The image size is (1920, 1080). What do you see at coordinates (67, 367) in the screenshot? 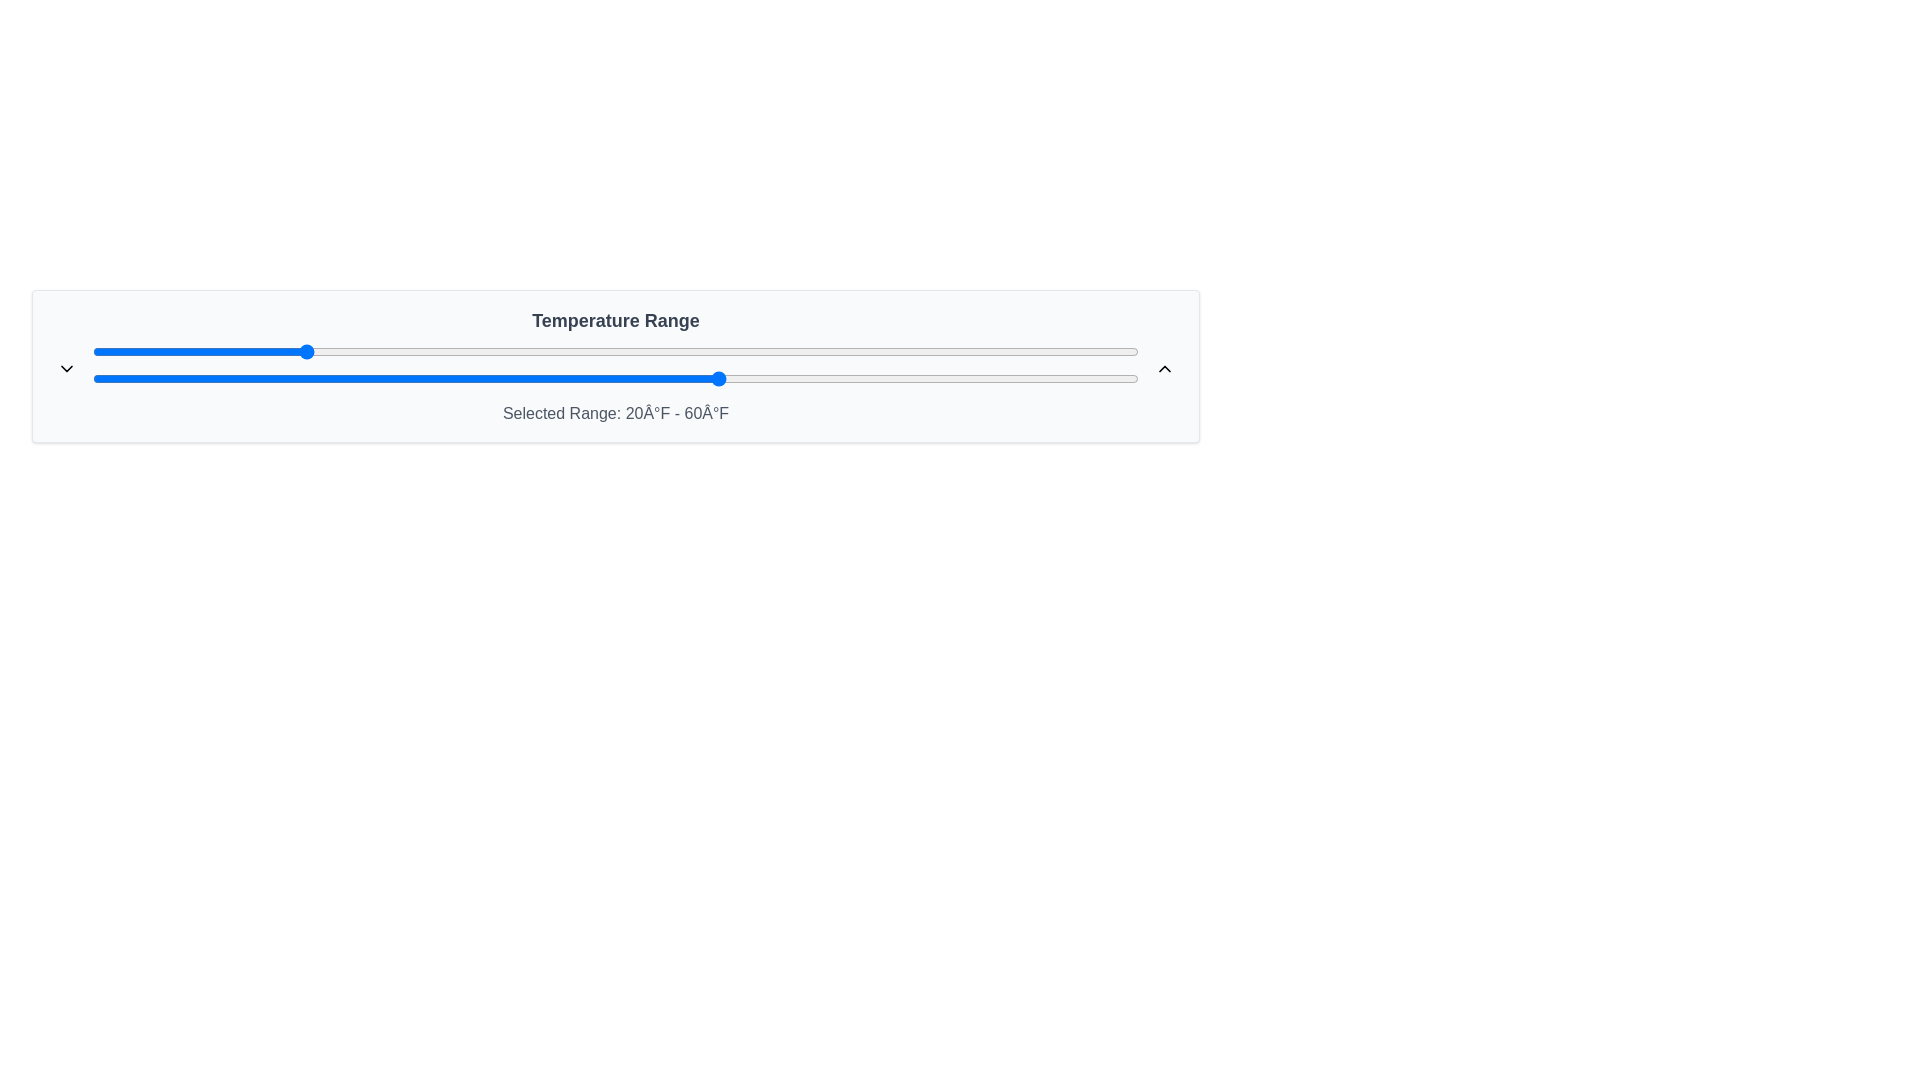
I see `the decrease button located on the left side of the horizontal layout to decrease the minimum value of the range represented by the sliders` at bounding box center [67, 367].